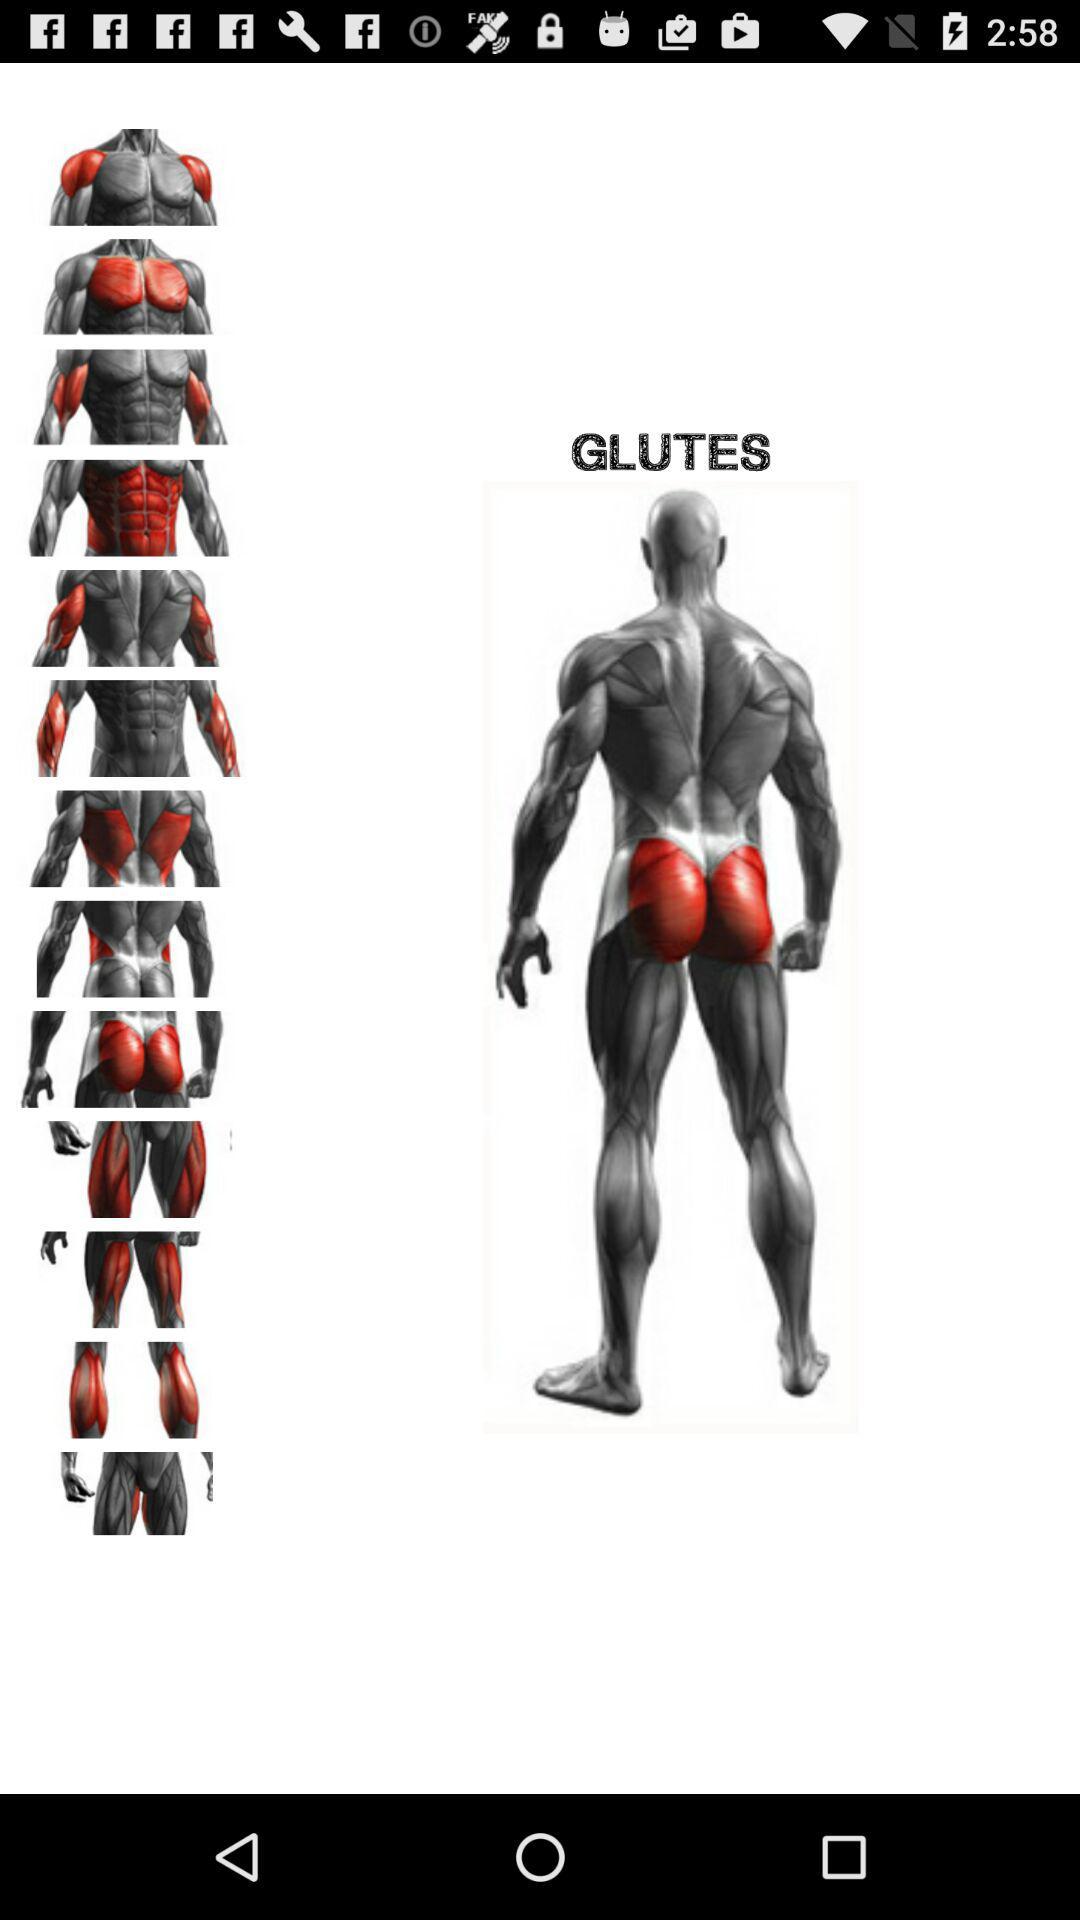 This screenshot has height=1920, width=1080. I want to click on part of body, so click(131, 1272).